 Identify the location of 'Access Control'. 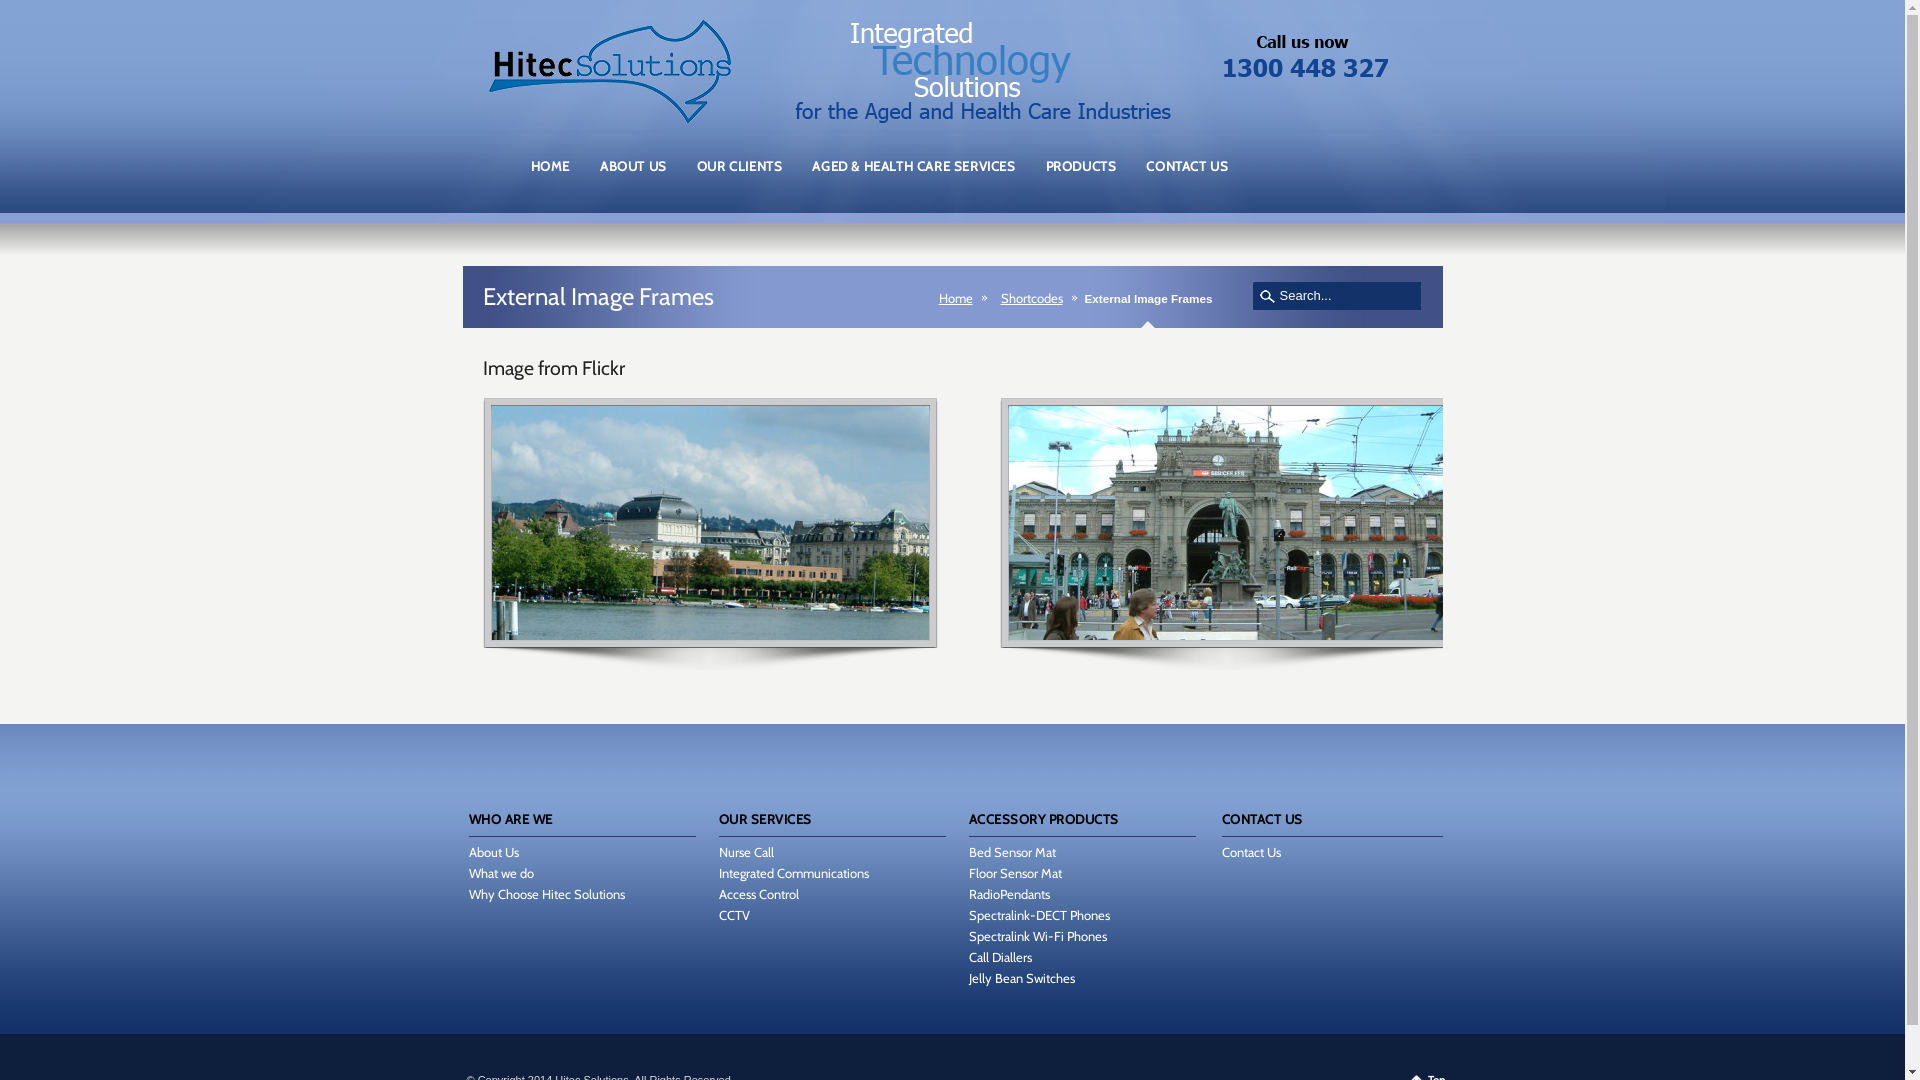
(757, 893).